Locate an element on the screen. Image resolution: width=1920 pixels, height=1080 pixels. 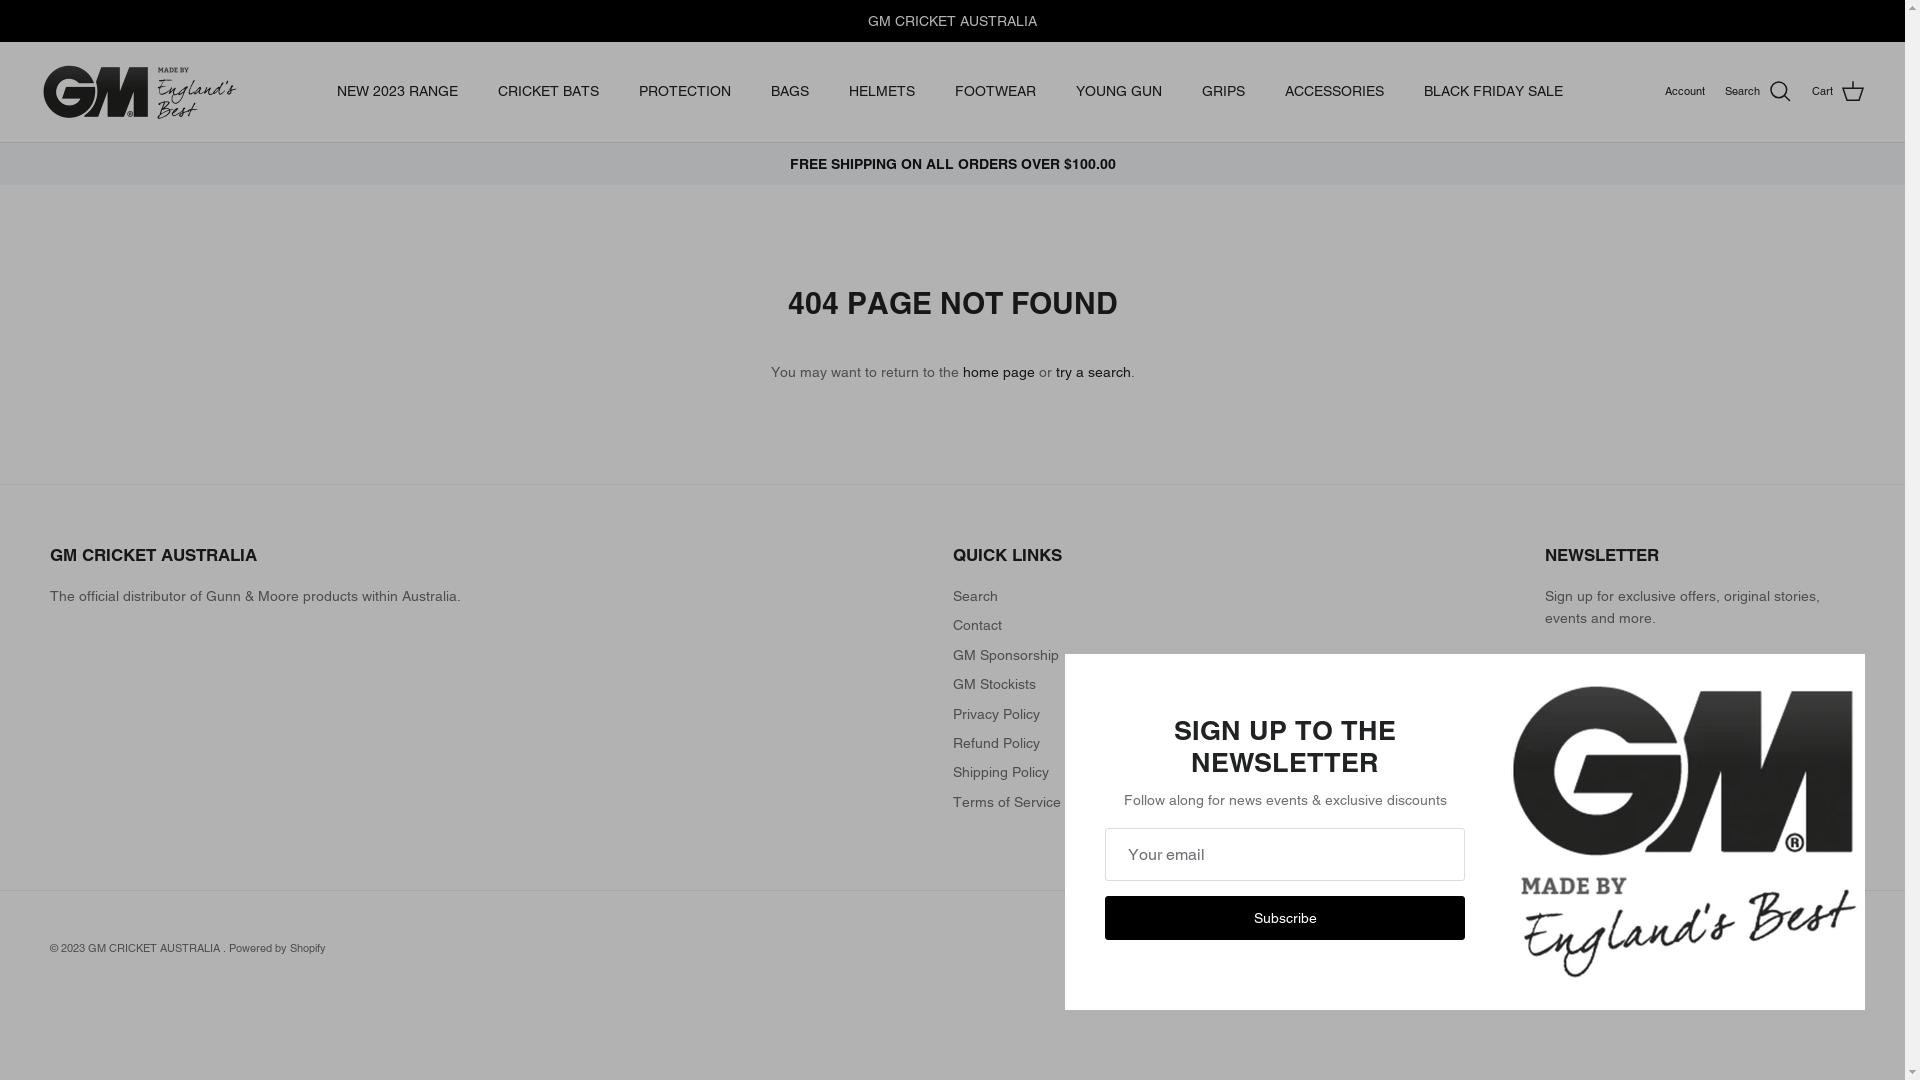
'HELMETS' is located at coordinates (881, 91).